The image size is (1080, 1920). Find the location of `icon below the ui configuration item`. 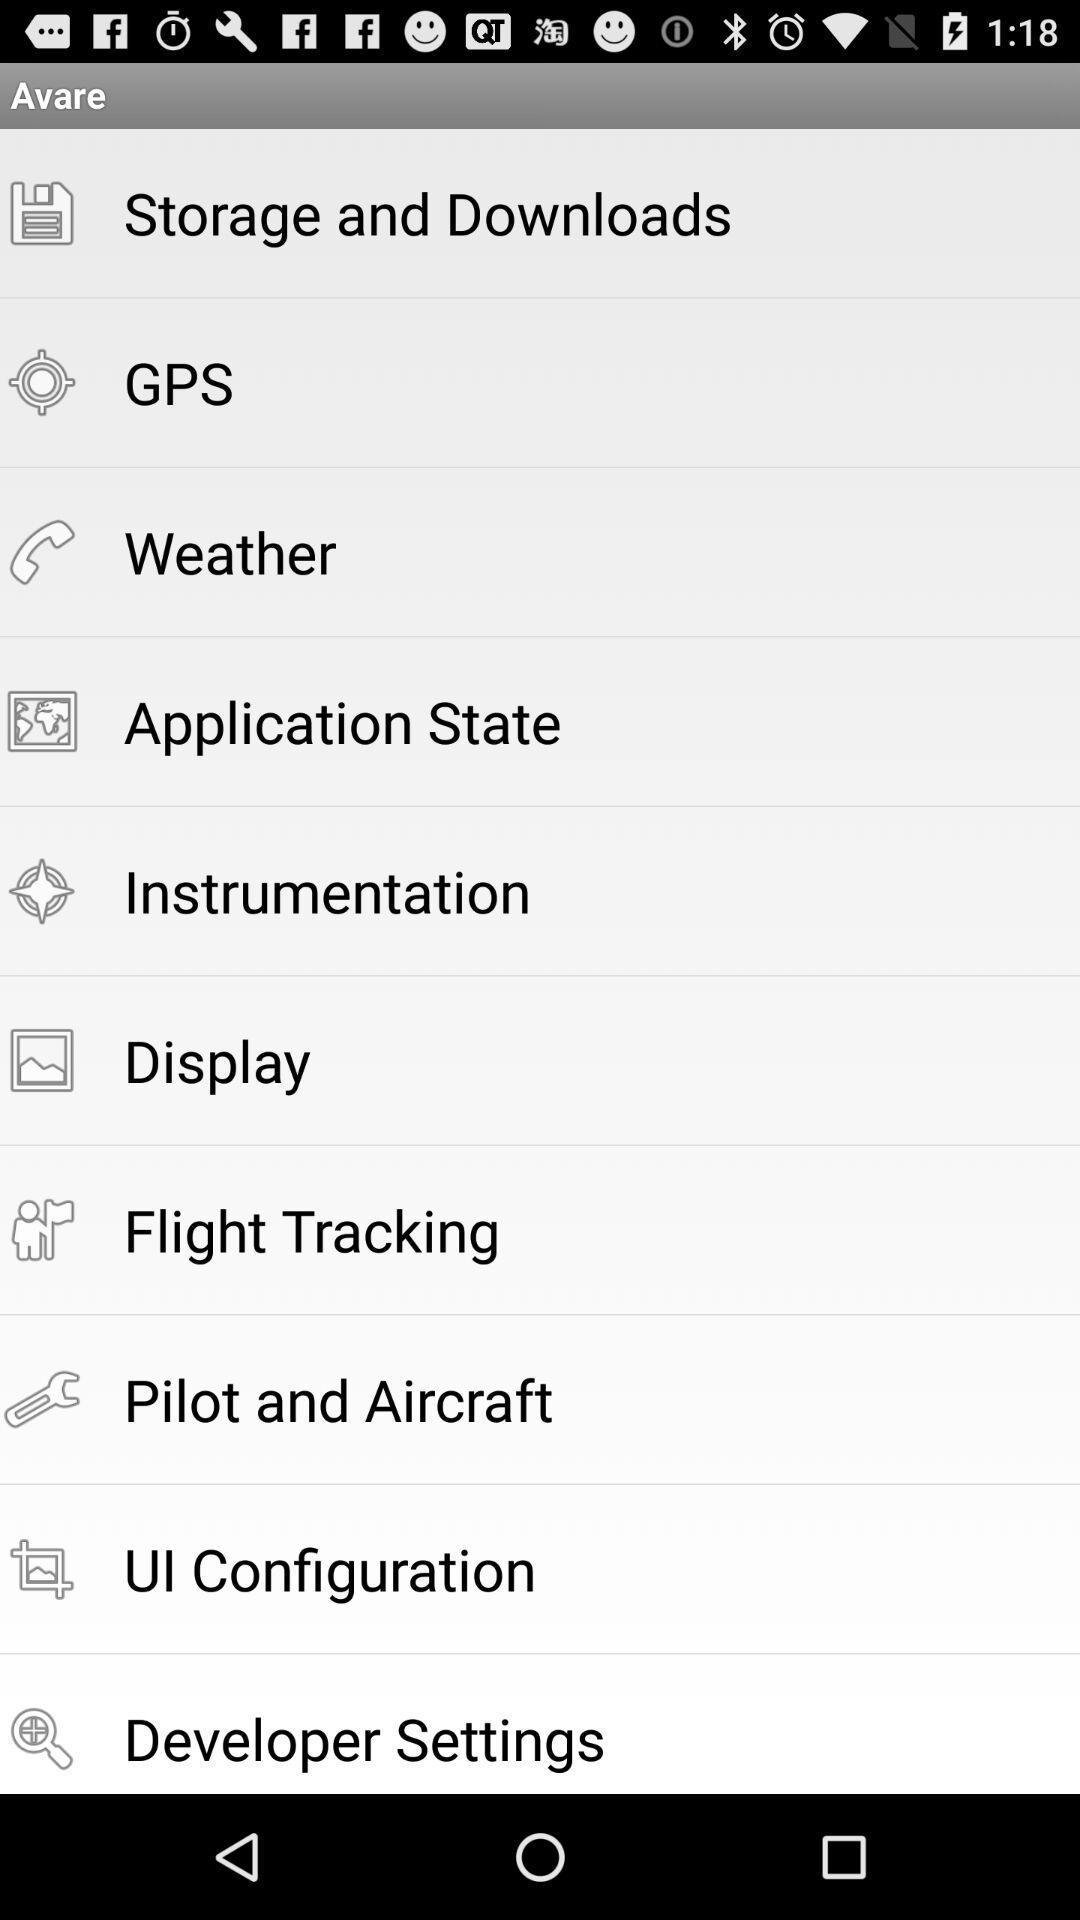

icon below the ui configuration item is located at coordinates (364, 1737).